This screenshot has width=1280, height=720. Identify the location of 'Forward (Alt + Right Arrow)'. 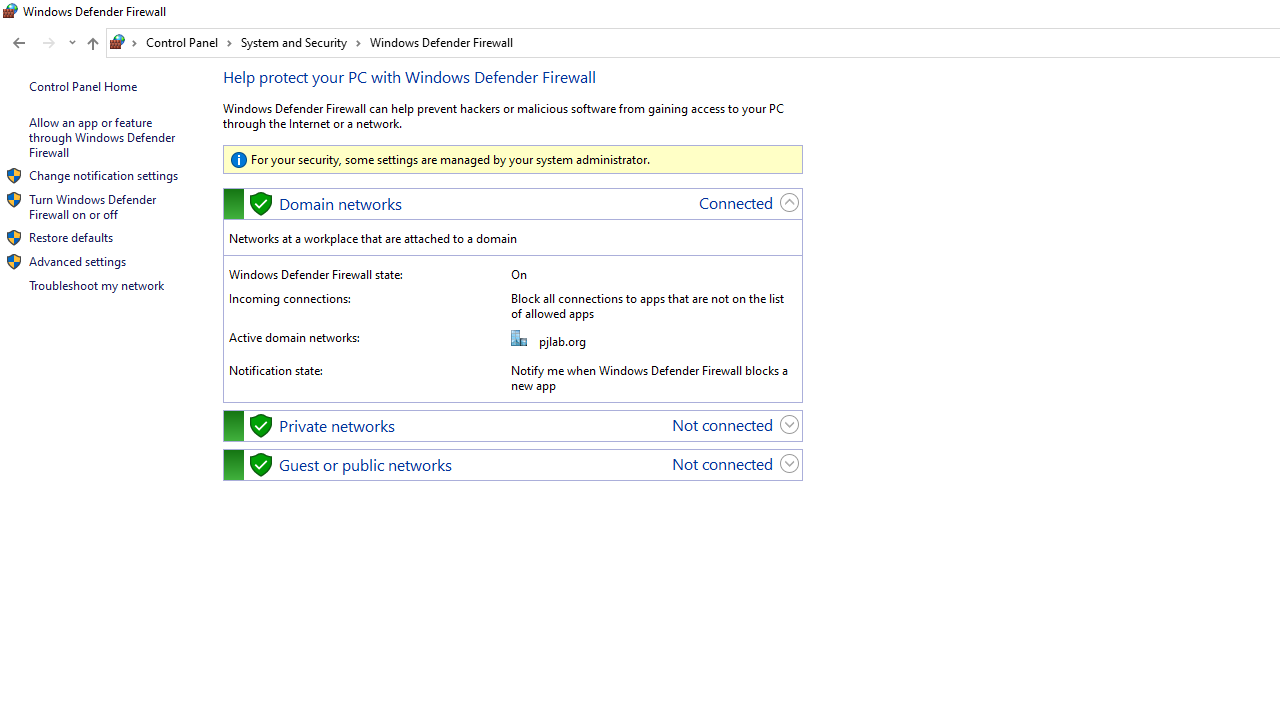
(49, 43).